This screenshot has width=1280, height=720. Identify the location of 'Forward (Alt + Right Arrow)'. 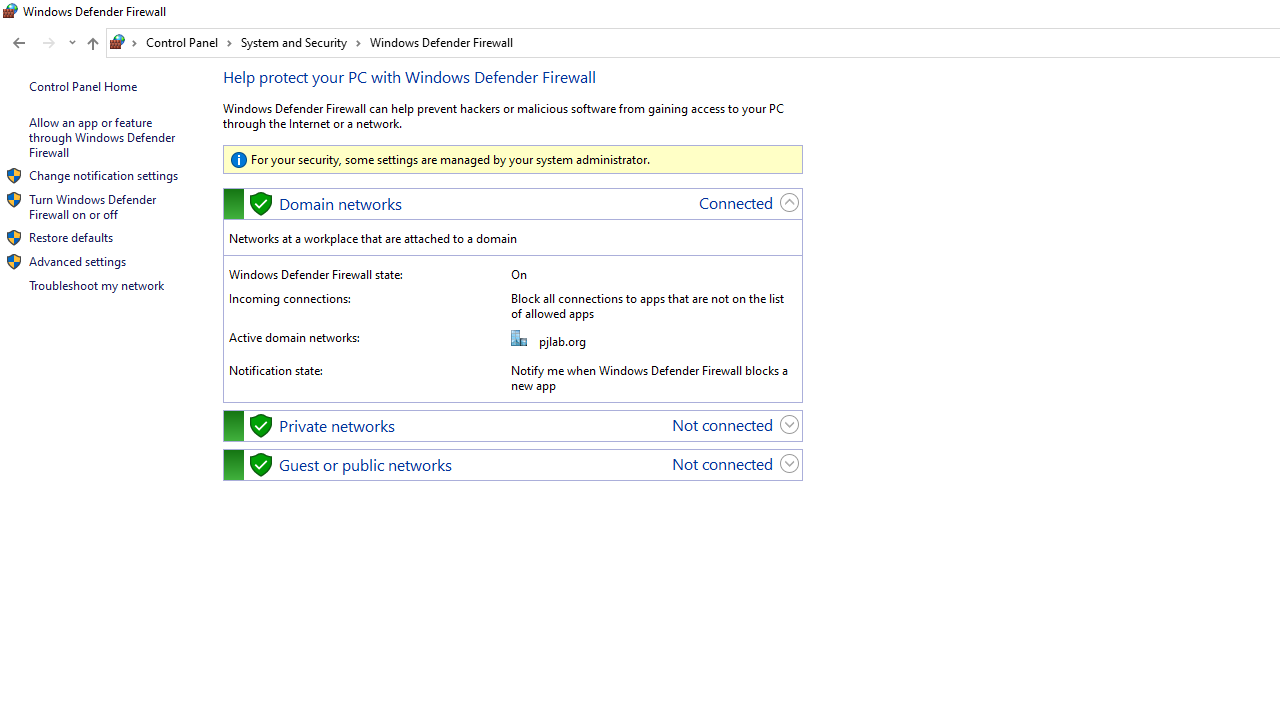
(49, 43).